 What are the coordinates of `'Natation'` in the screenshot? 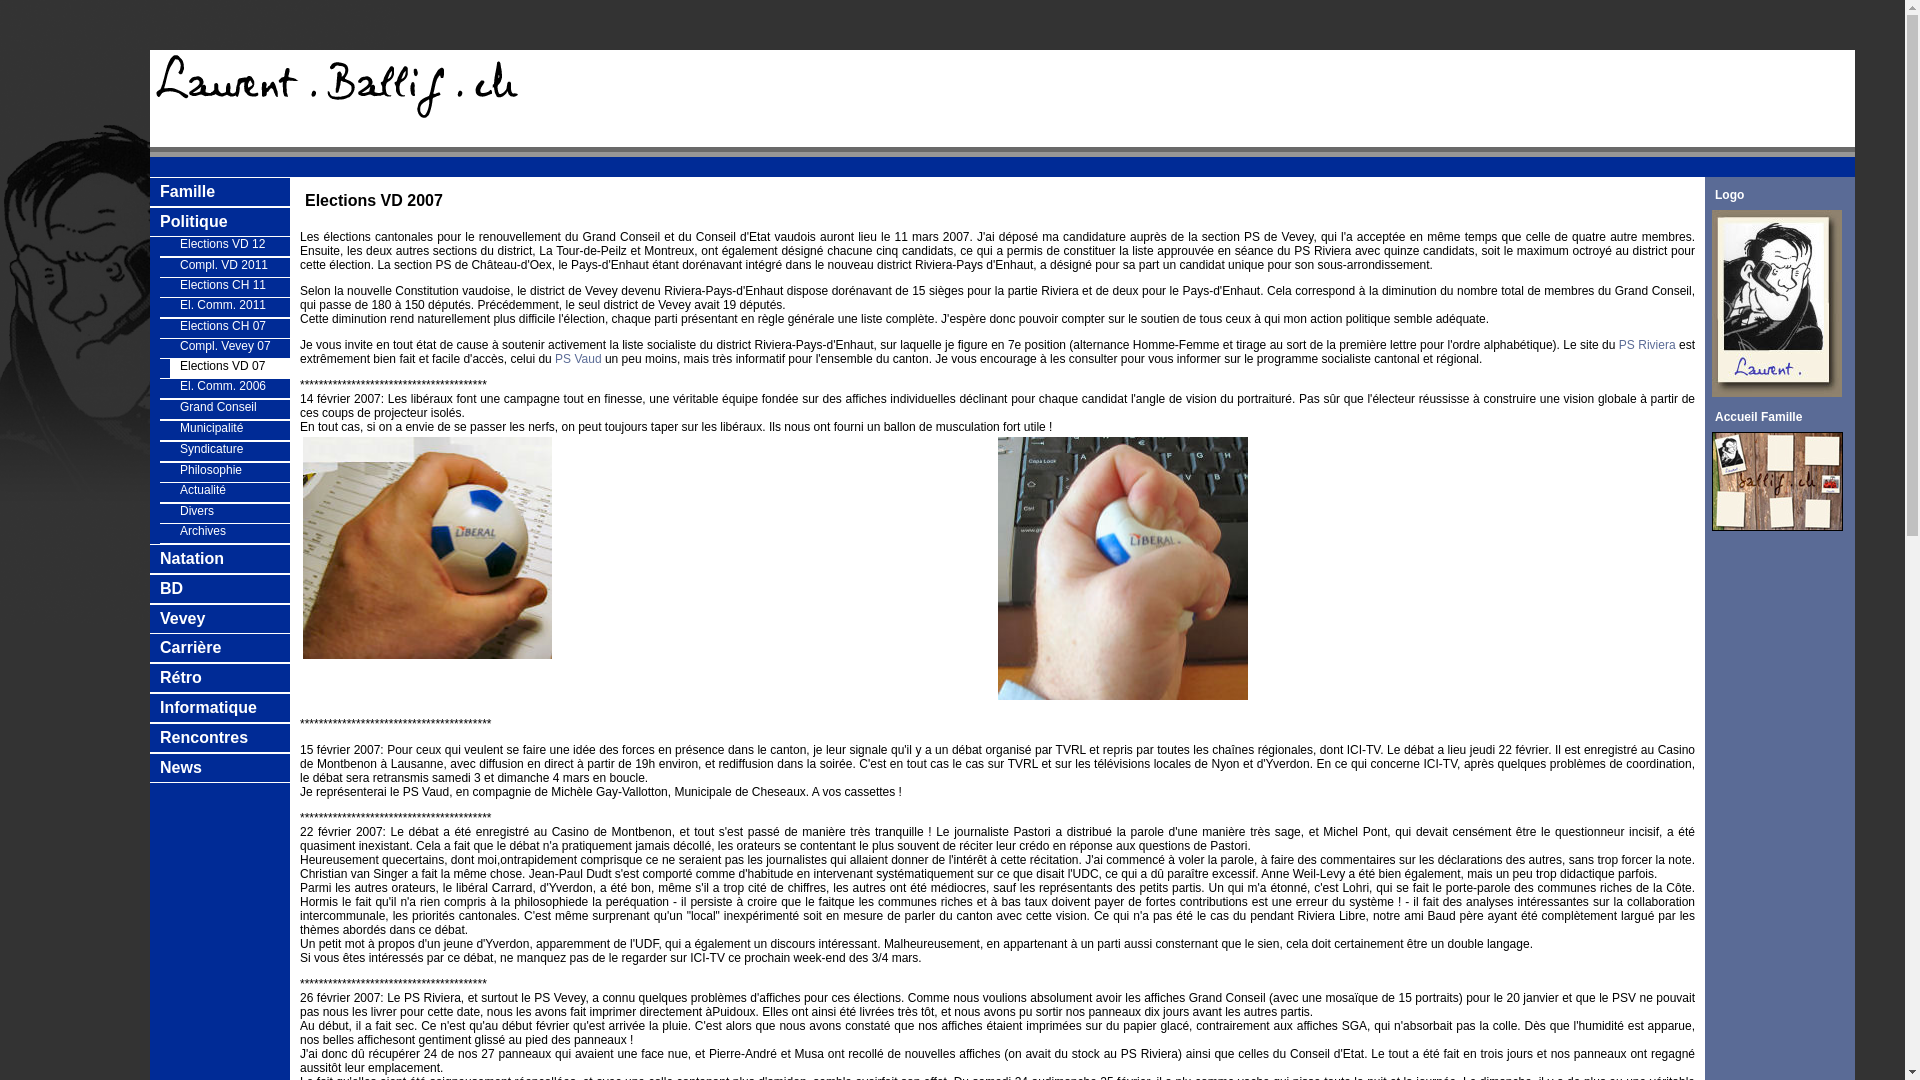 It's located at (192, 558).